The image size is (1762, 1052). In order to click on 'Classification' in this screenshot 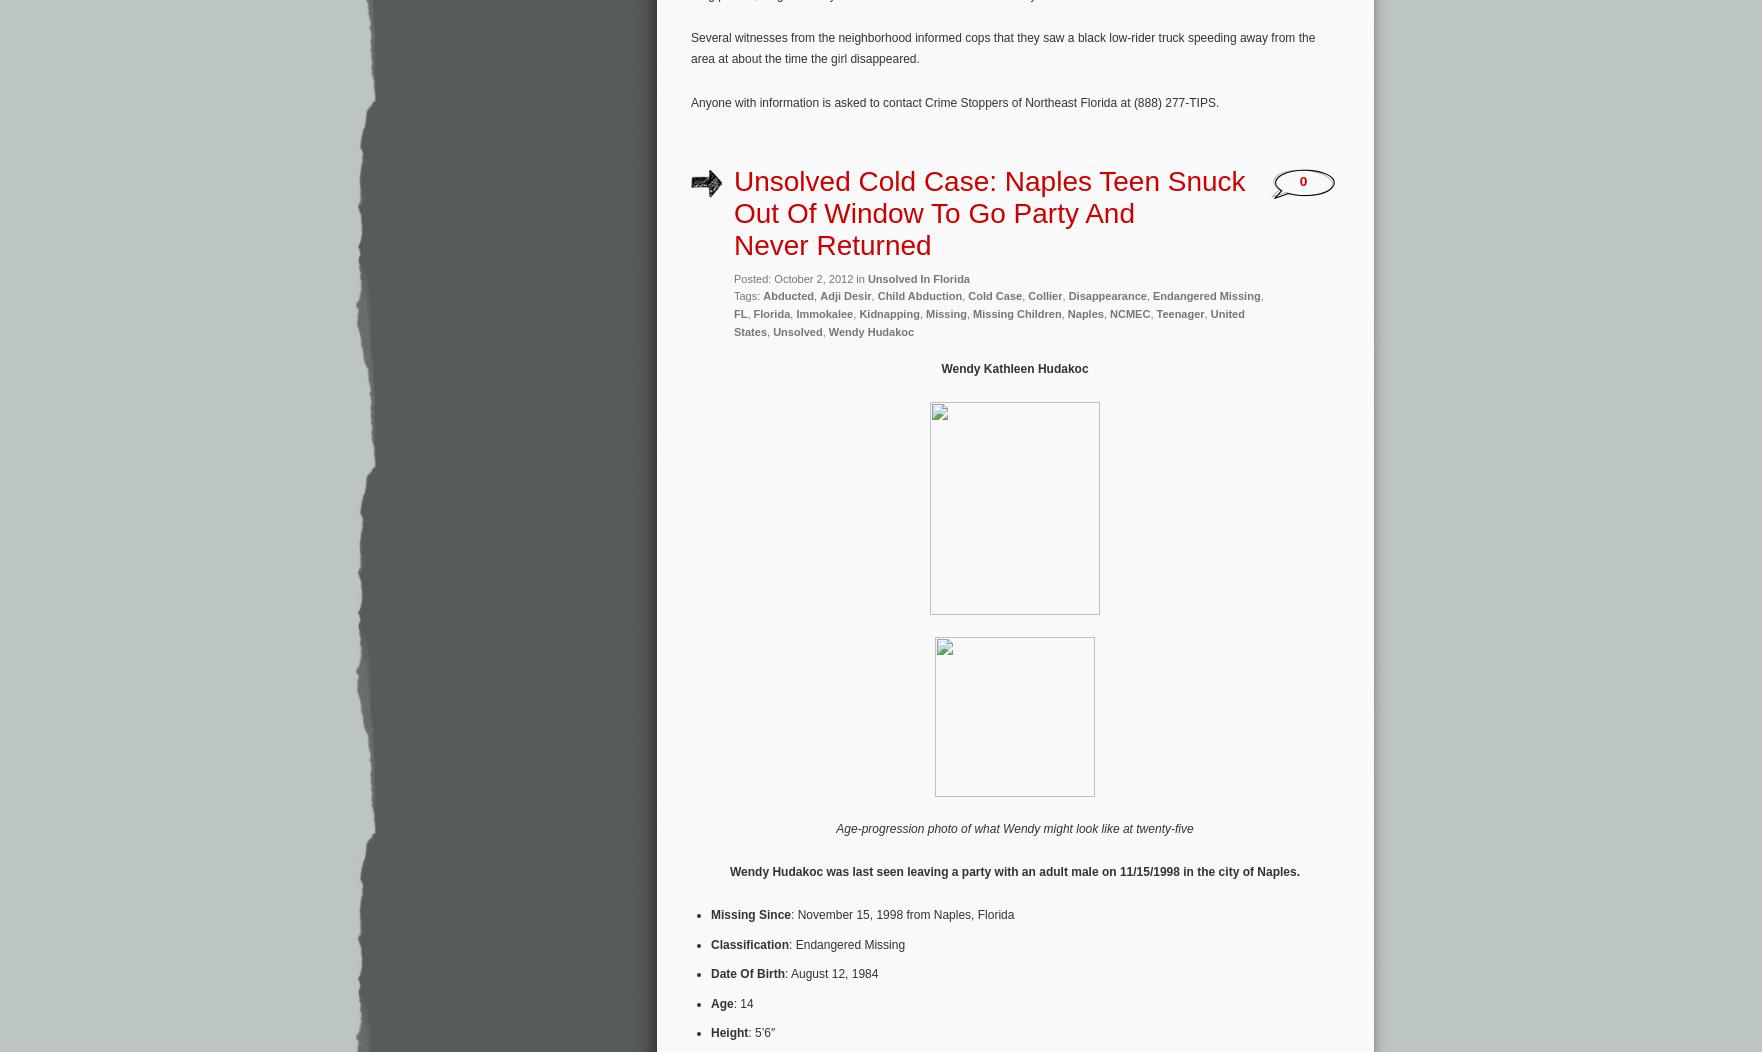, I will do `click(749, 942)`.